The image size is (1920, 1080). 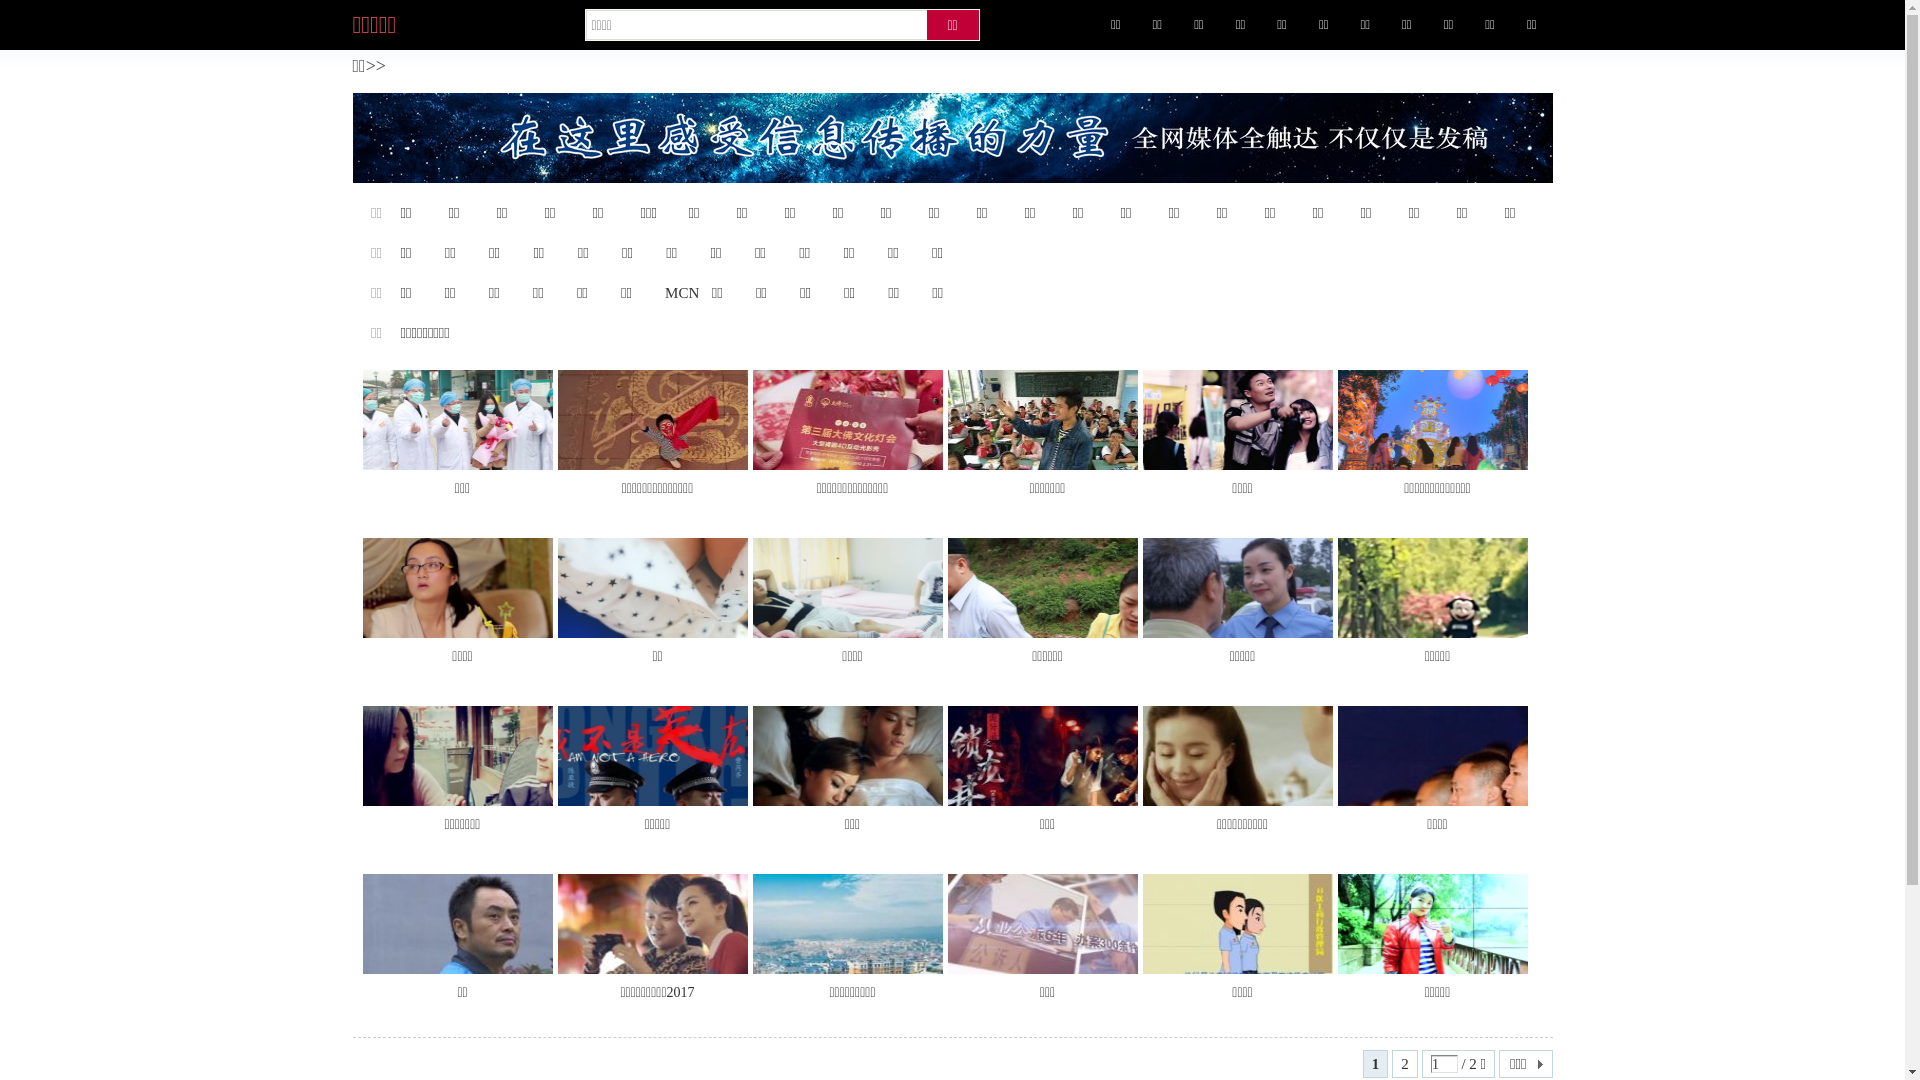 What do you see at coordinates (1404, 1063) in the screenshot?
I see `'2'` at bounding box center [1404, 1063].